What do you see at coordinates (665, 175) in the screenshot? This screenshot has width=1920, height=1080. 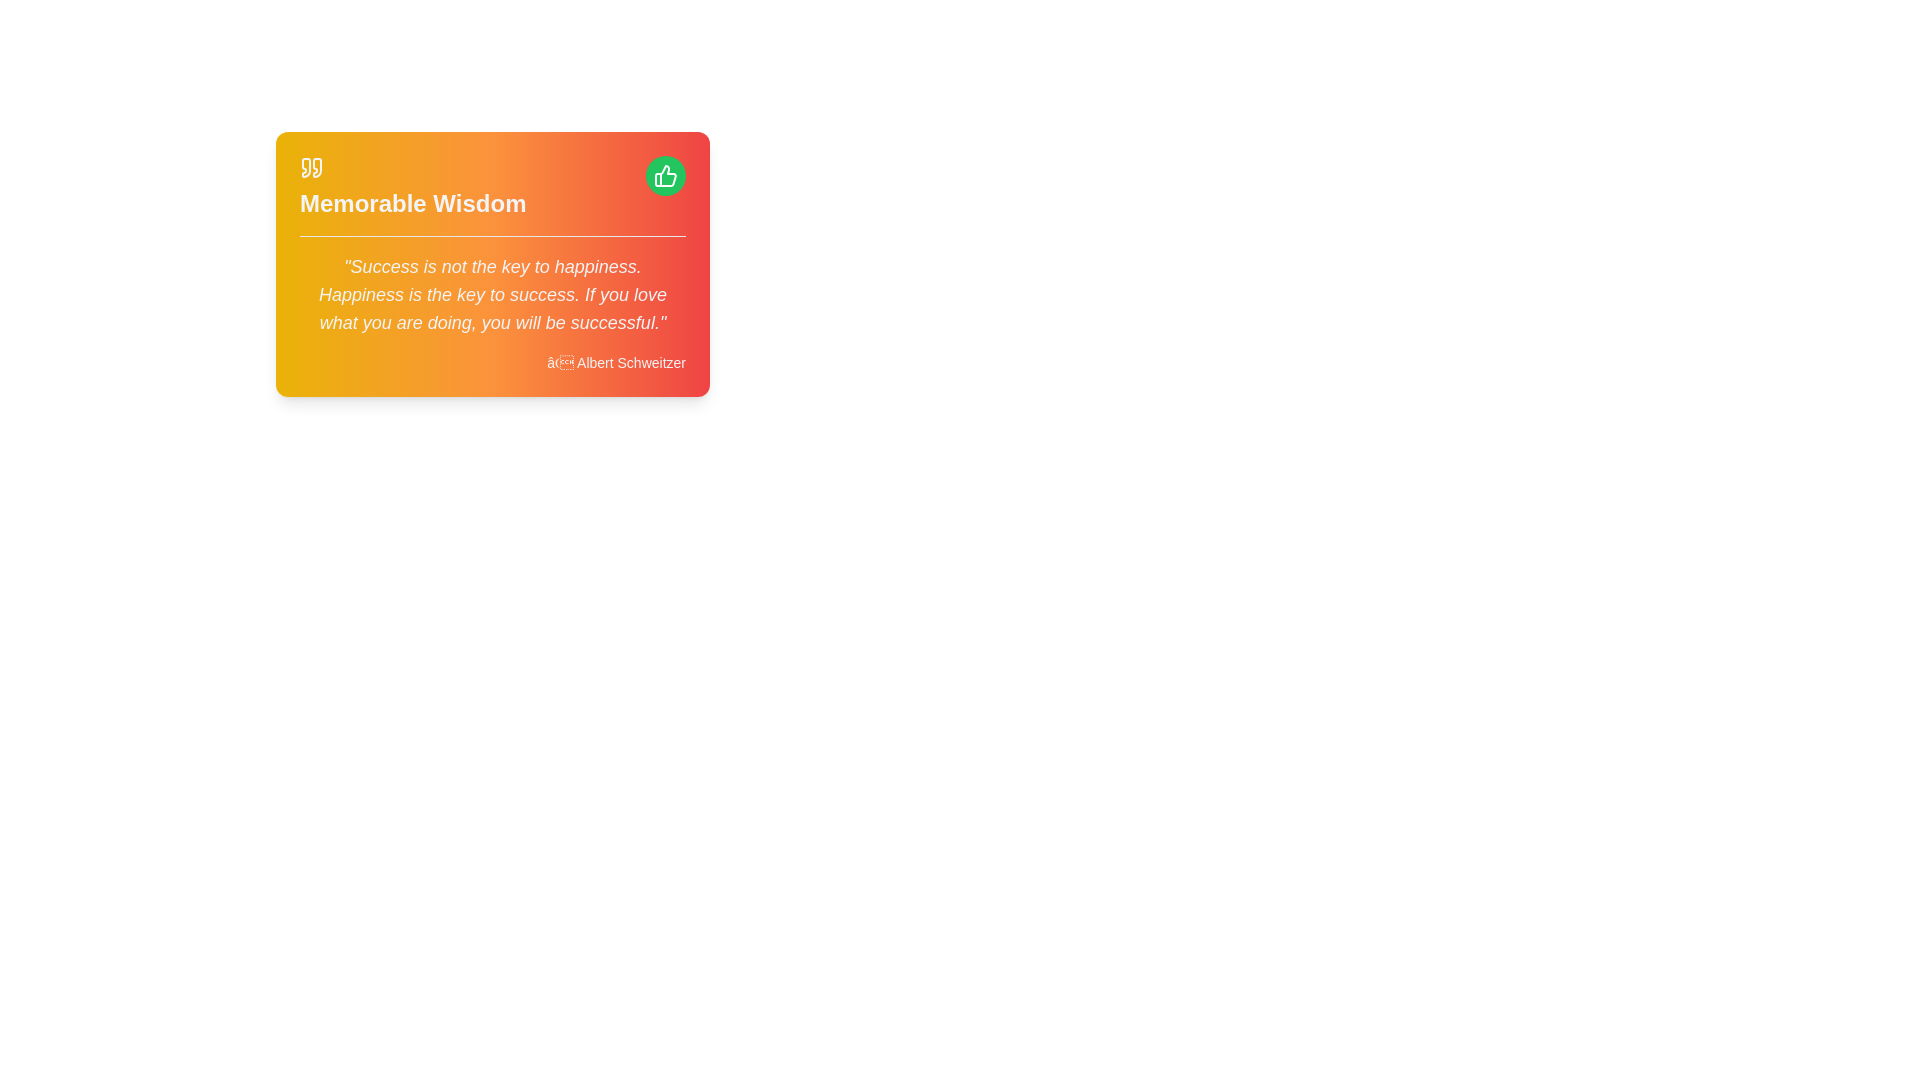 I see `the 'thumbs-up' icon located in the upper-right corner of the 'Memorable Wisdom' card to express approval or endorsement of the content` at bounding box center [665, 175].